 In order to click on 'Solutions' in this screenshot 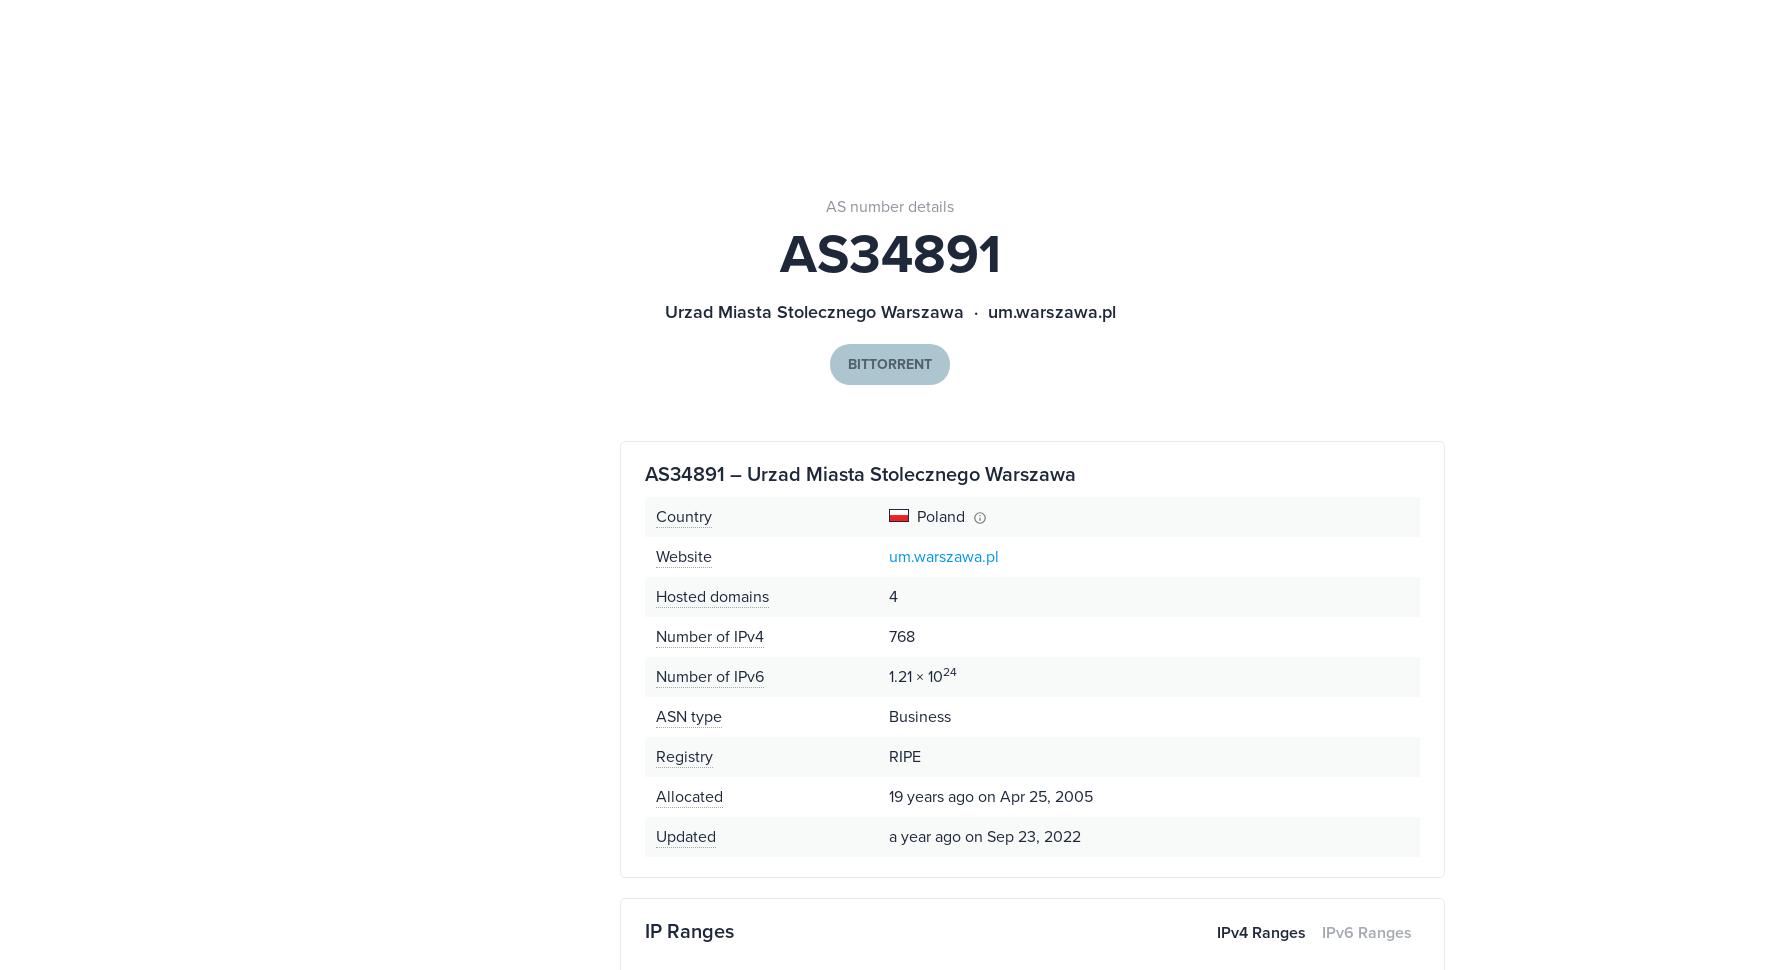, I will do `click(783, 109)`.